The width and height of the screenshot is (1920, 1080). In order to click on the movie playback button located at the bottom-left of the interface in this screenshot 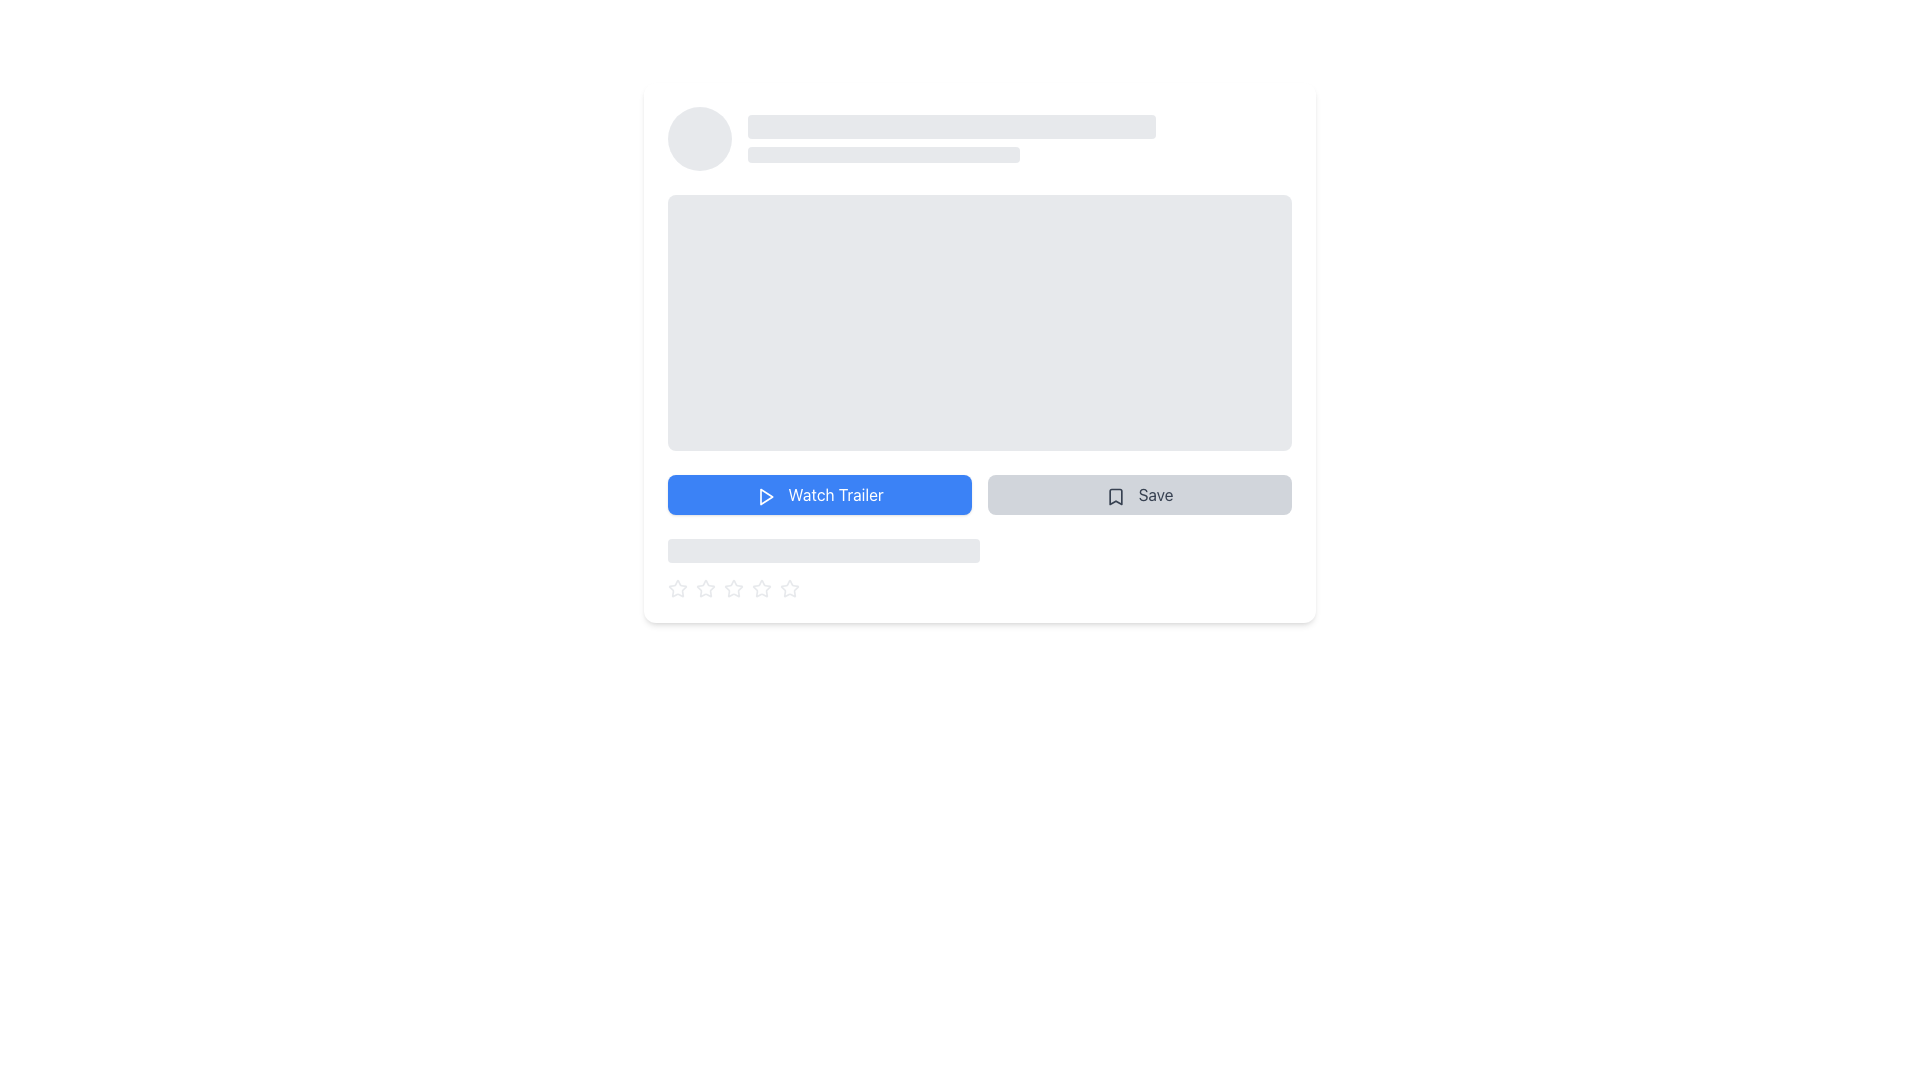, I will do `click(820, 494)`.